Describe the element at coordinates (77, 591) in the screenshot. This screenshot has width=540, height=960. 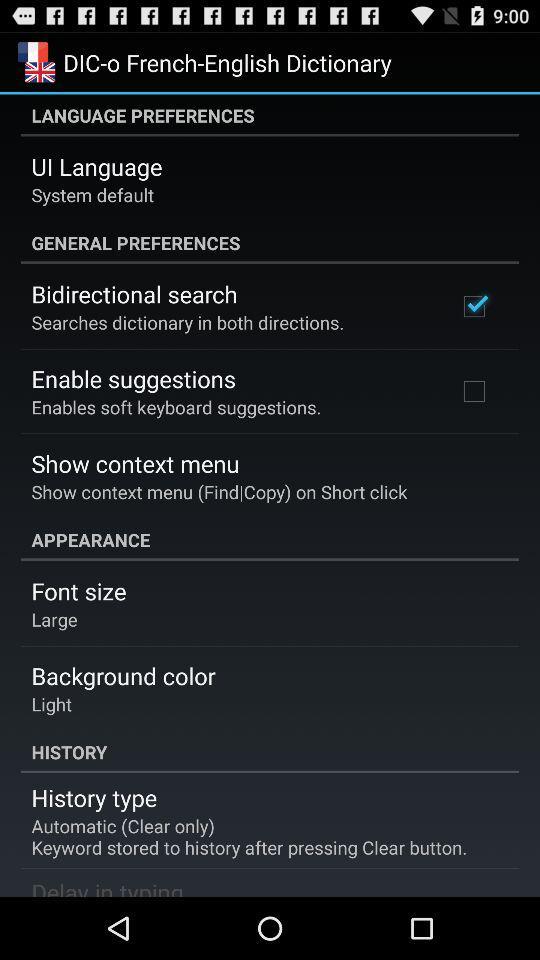
I see `the icon below appearance icon` at that location.